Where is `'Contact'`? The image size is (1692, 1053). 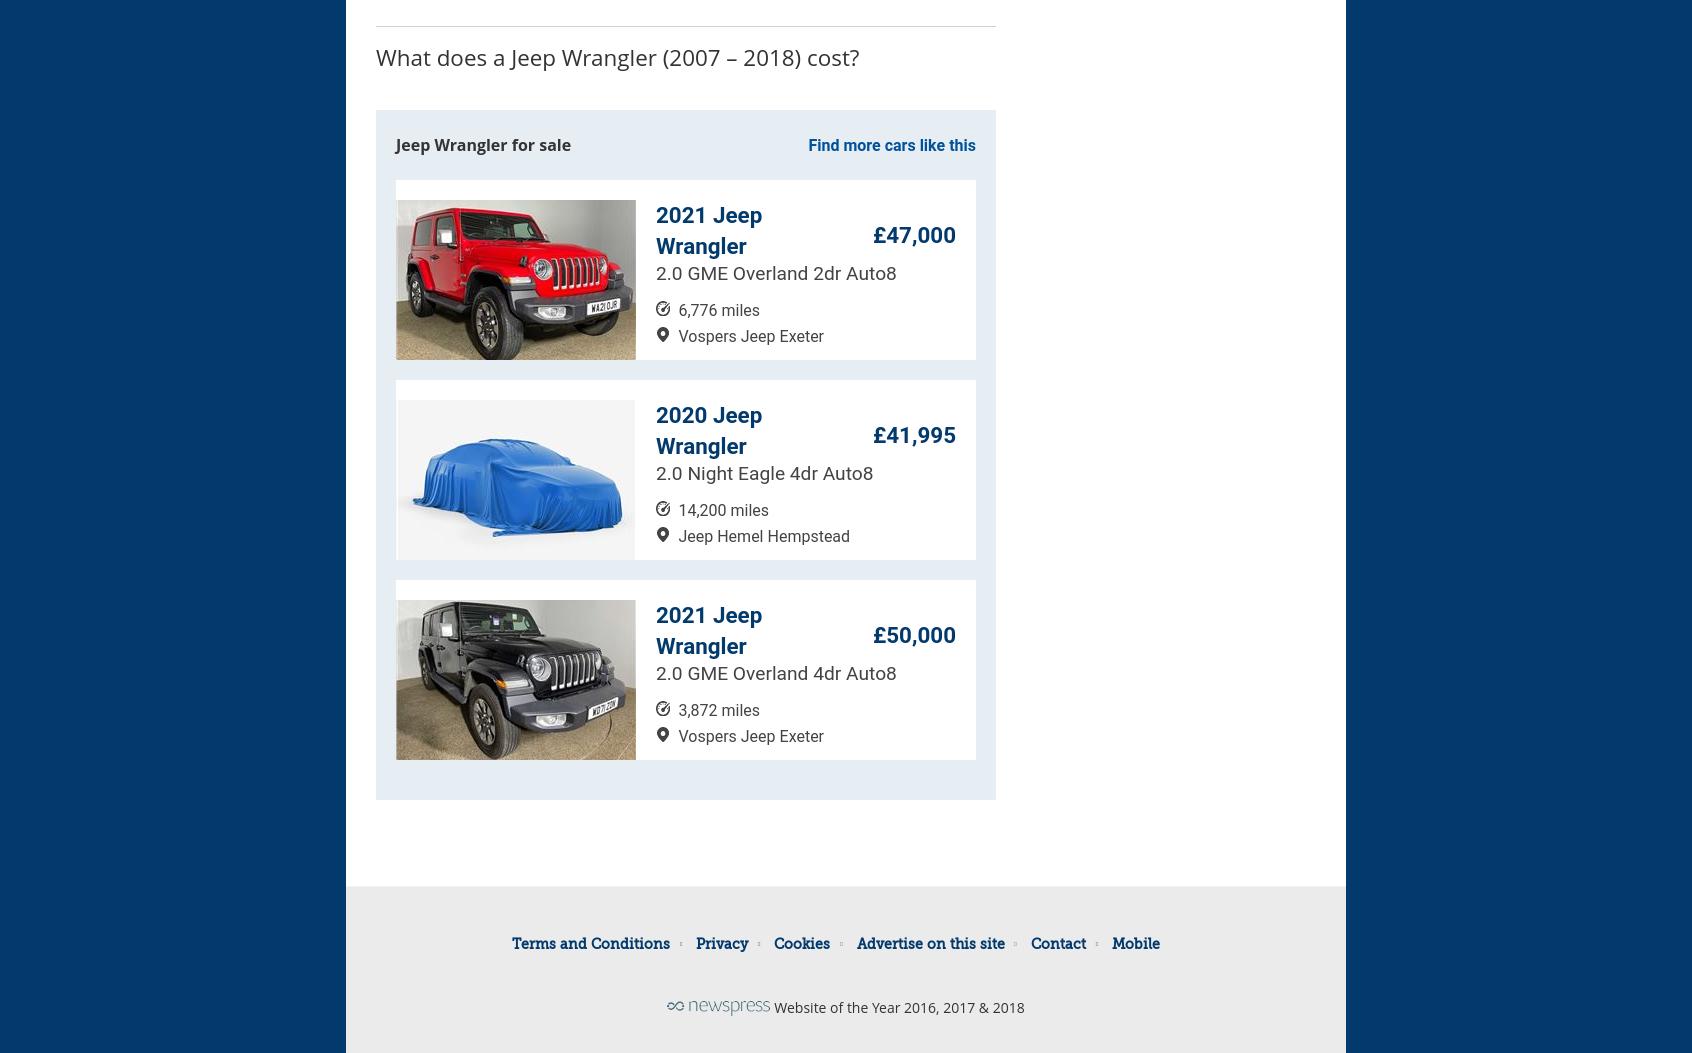 'Contact' is located at coordinates (1028, 943).